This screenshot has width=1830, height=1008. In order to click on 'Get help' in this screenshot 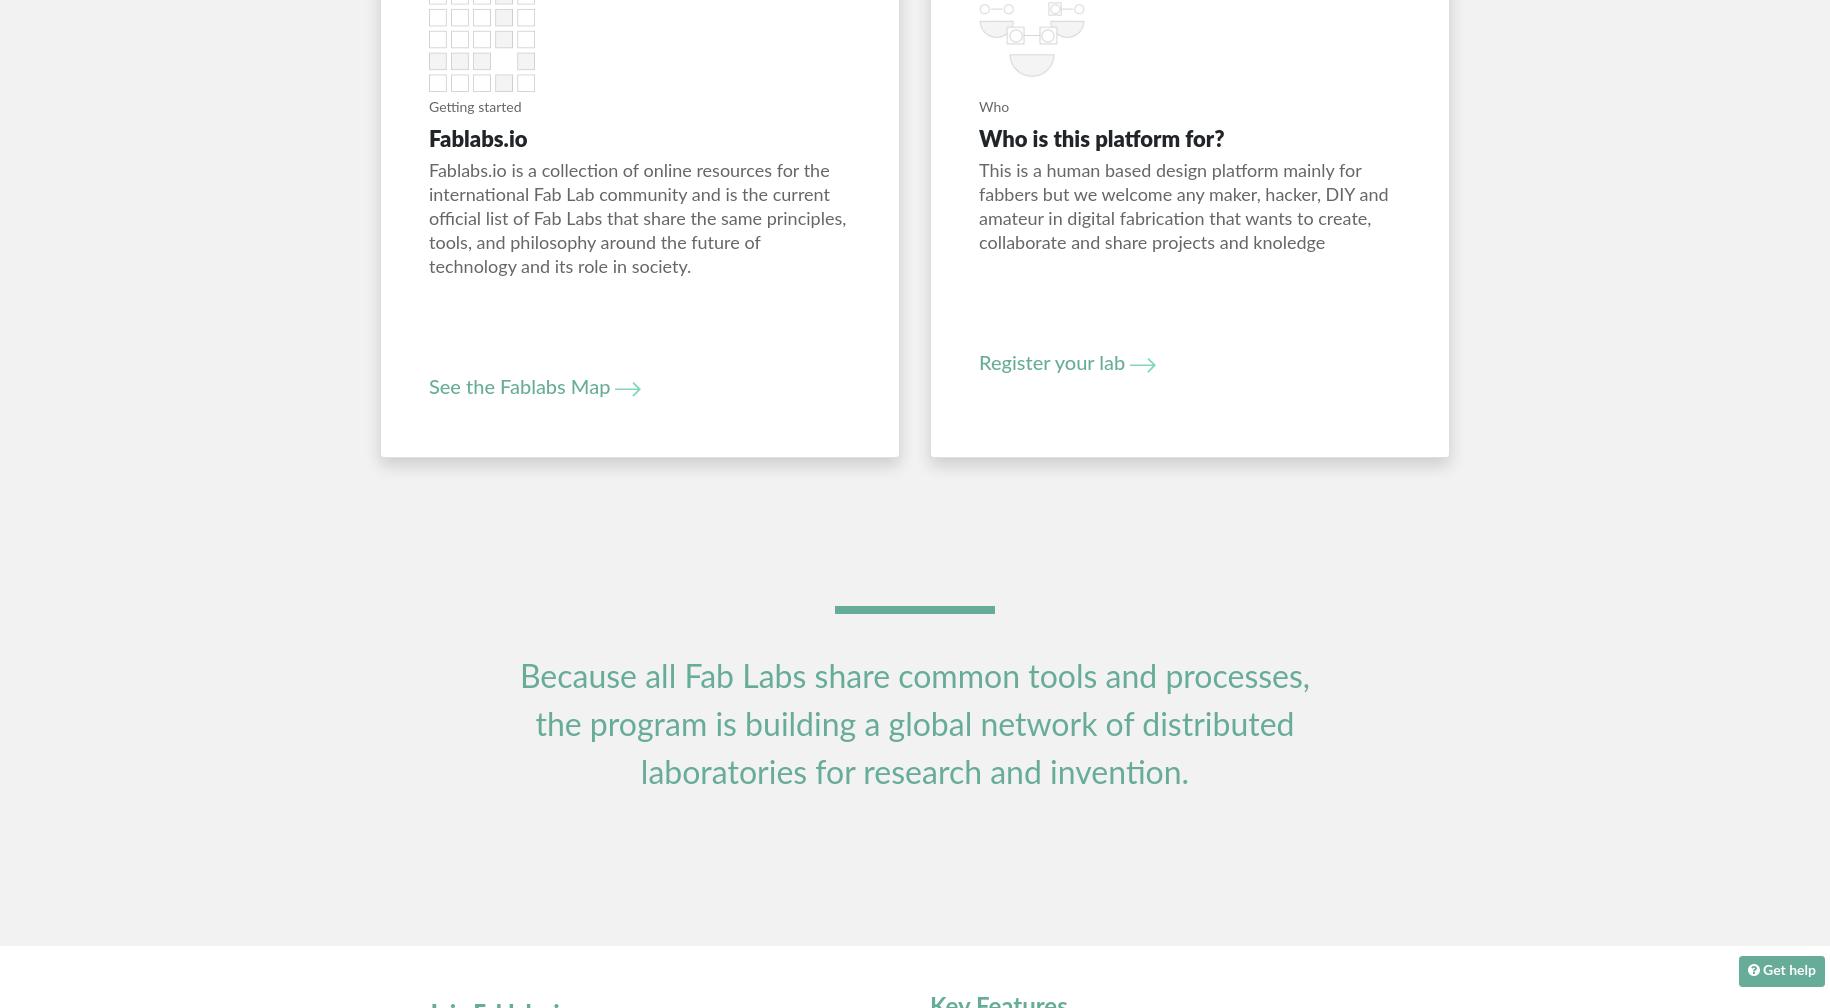, I will do `click(1787, 971)`.